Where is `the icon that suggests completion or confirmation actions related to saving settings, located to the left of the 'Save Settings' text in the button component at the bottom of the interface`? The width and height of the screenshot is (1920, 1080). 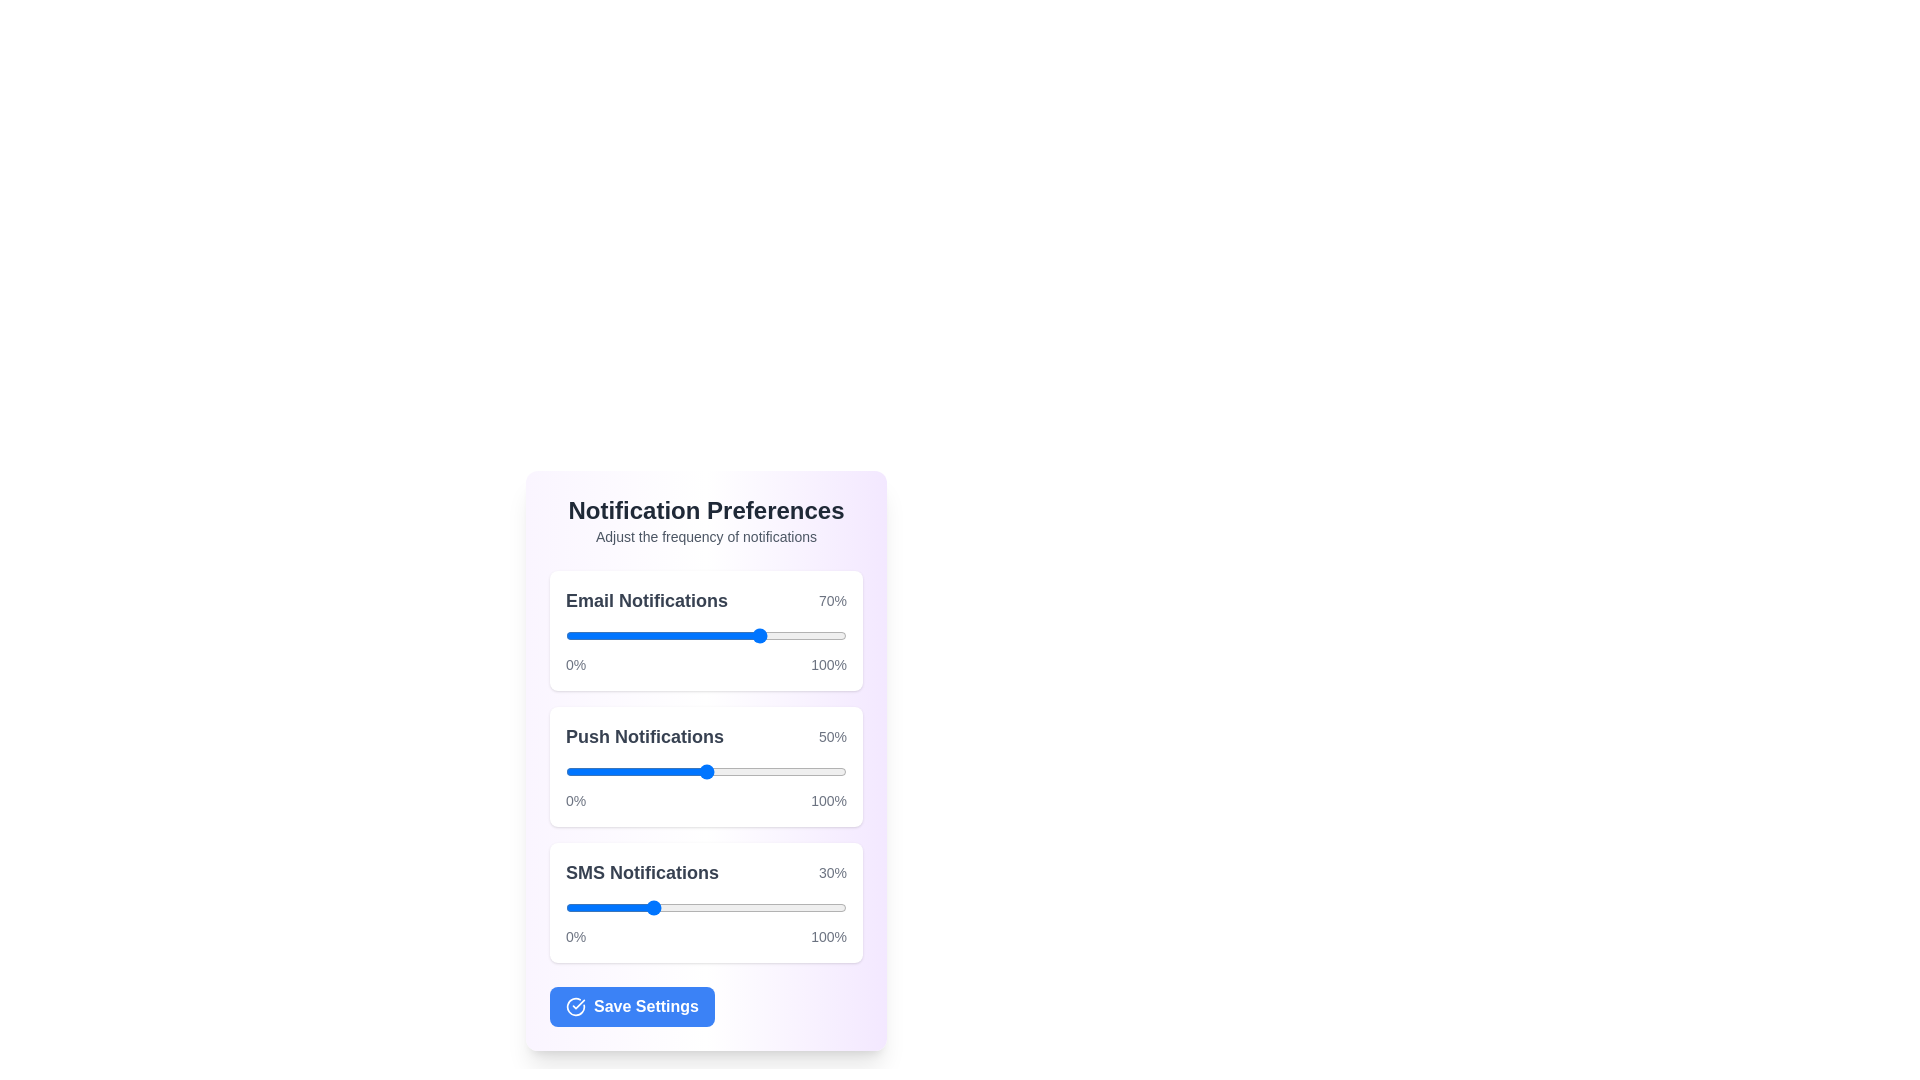 the icon that suggests completion or confirmation actions related to saving settings, located to the left of the 'Save Settings' text in the button component at the bottom of the interface is located at coordinates (575, 1006).